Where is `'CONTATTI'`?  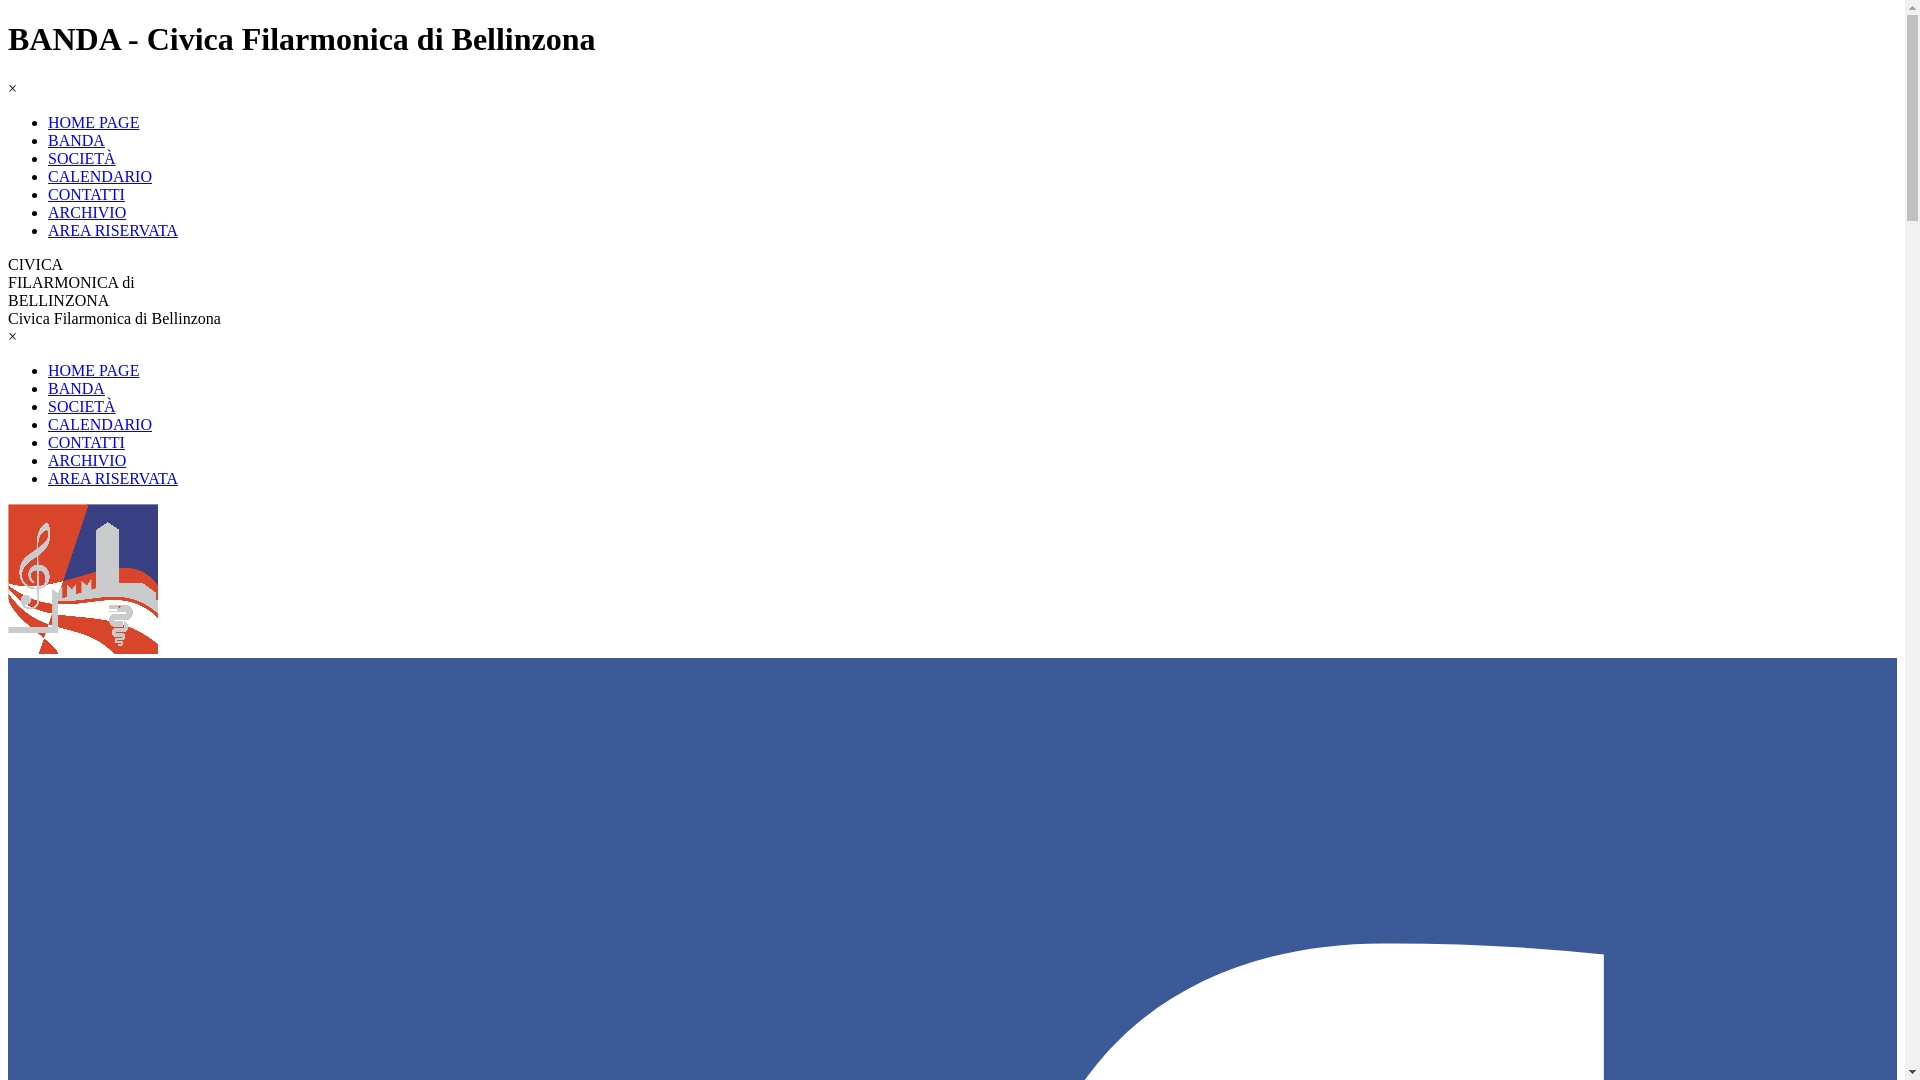 'CONTATTI' is located at coordinates (85, 441).